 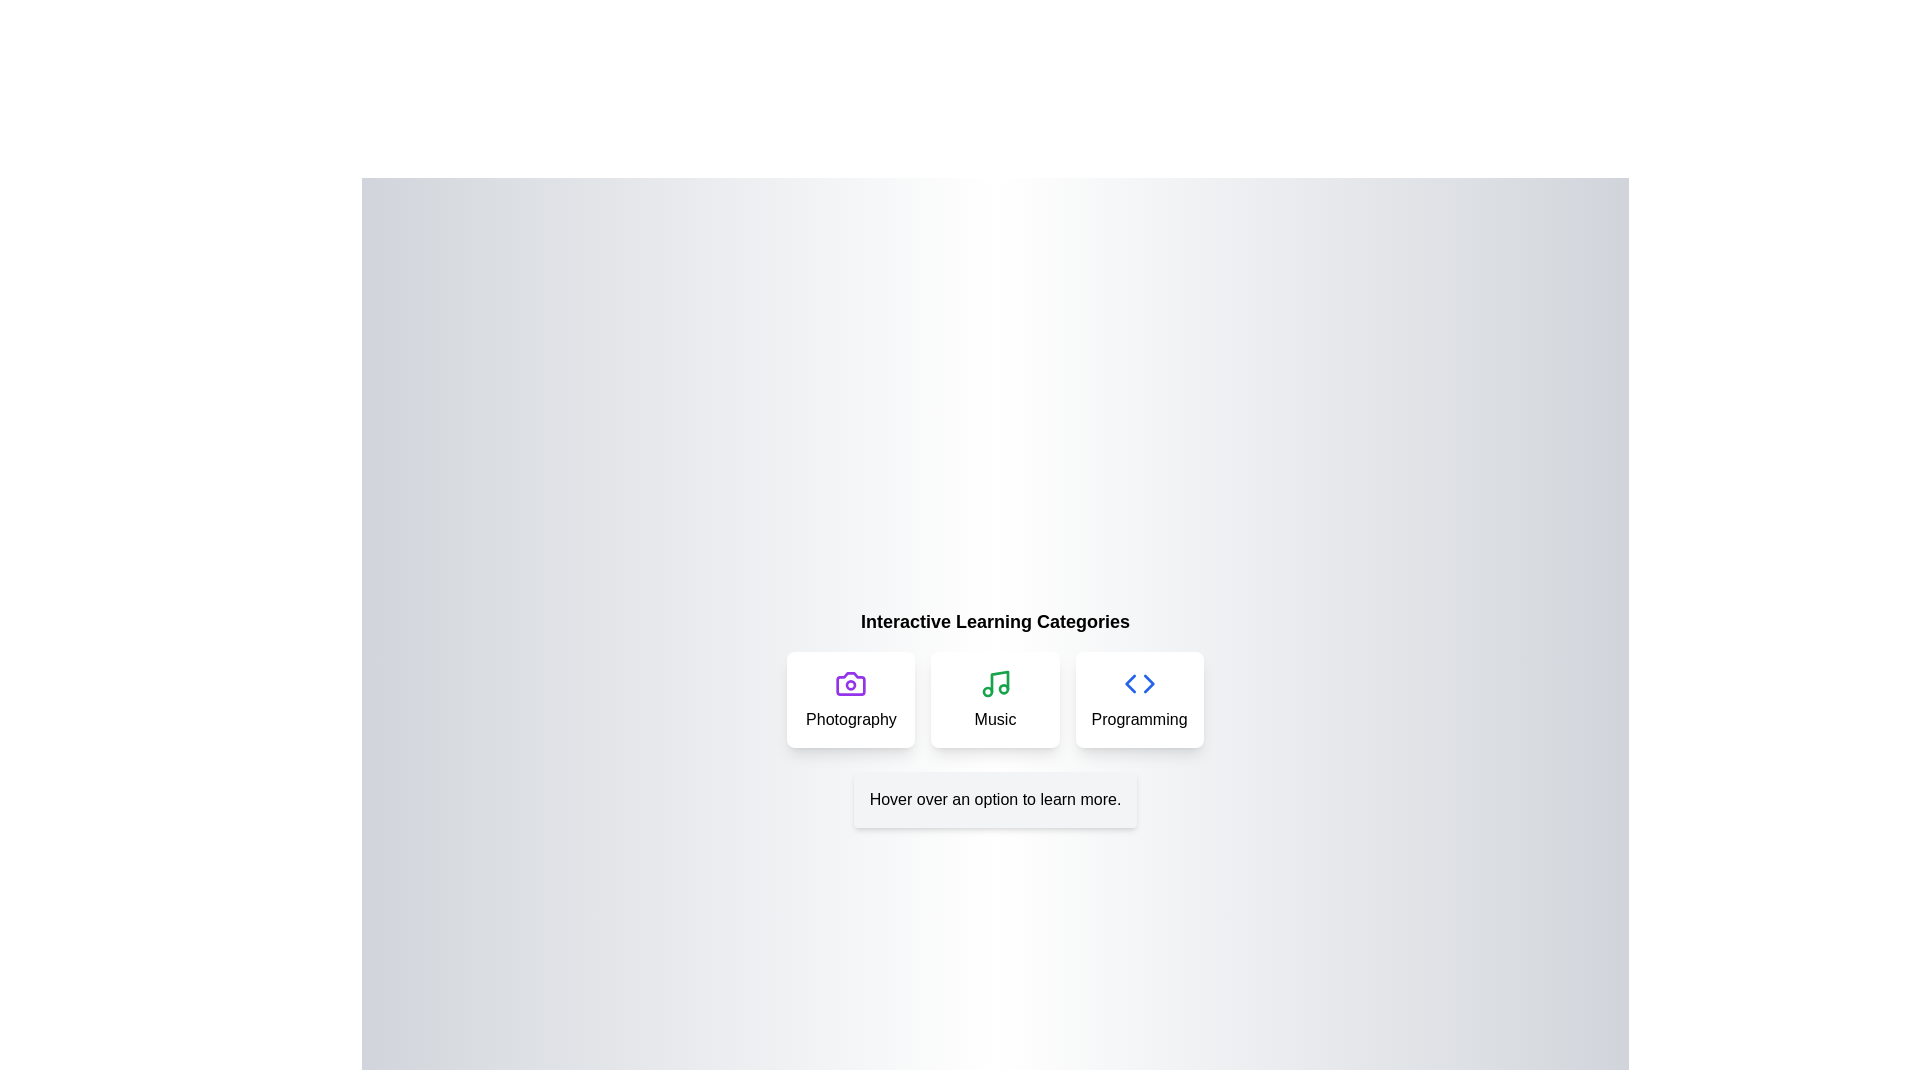 What do you see at coordinates (851, 698) in the screenshot?
I see `the leftmost card in the row that represents the category selection option for 'Photography.'` at bounding box center [851, 698].